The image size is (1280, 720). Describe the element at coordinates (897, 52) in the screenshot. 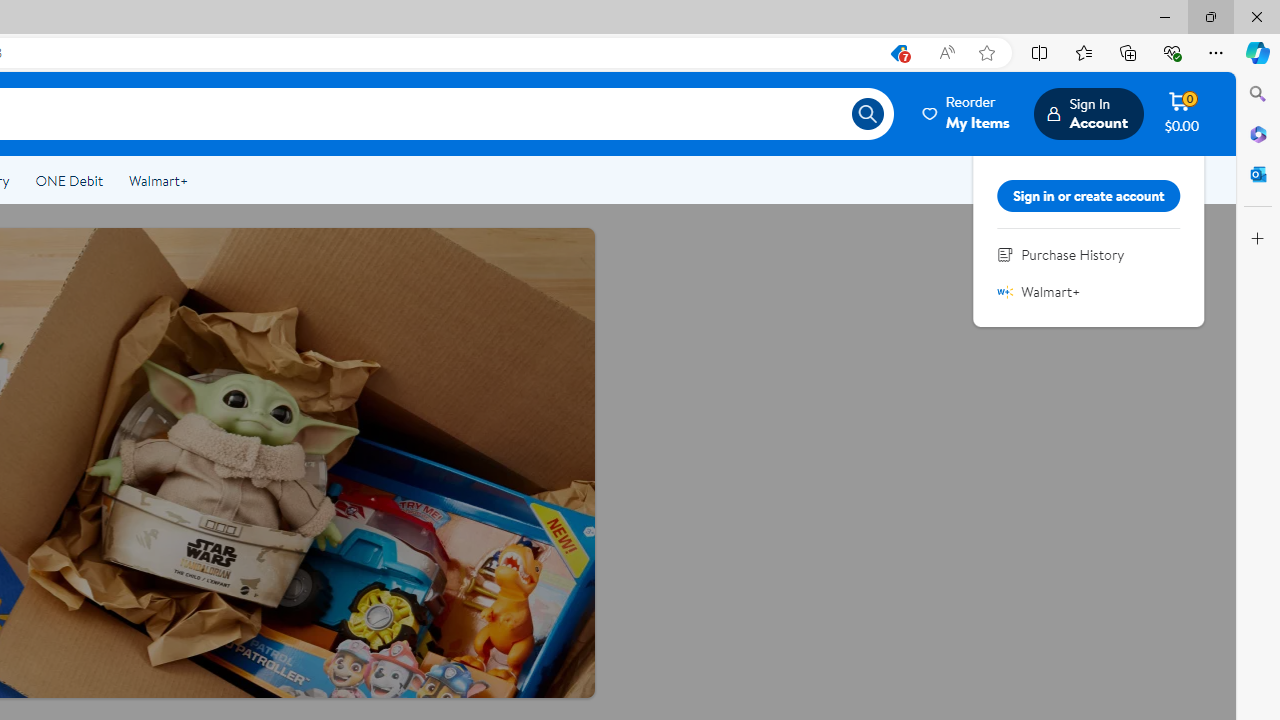

I see `'This site has coupons! Shopping in Microsoft Edge, 7'` at that location.